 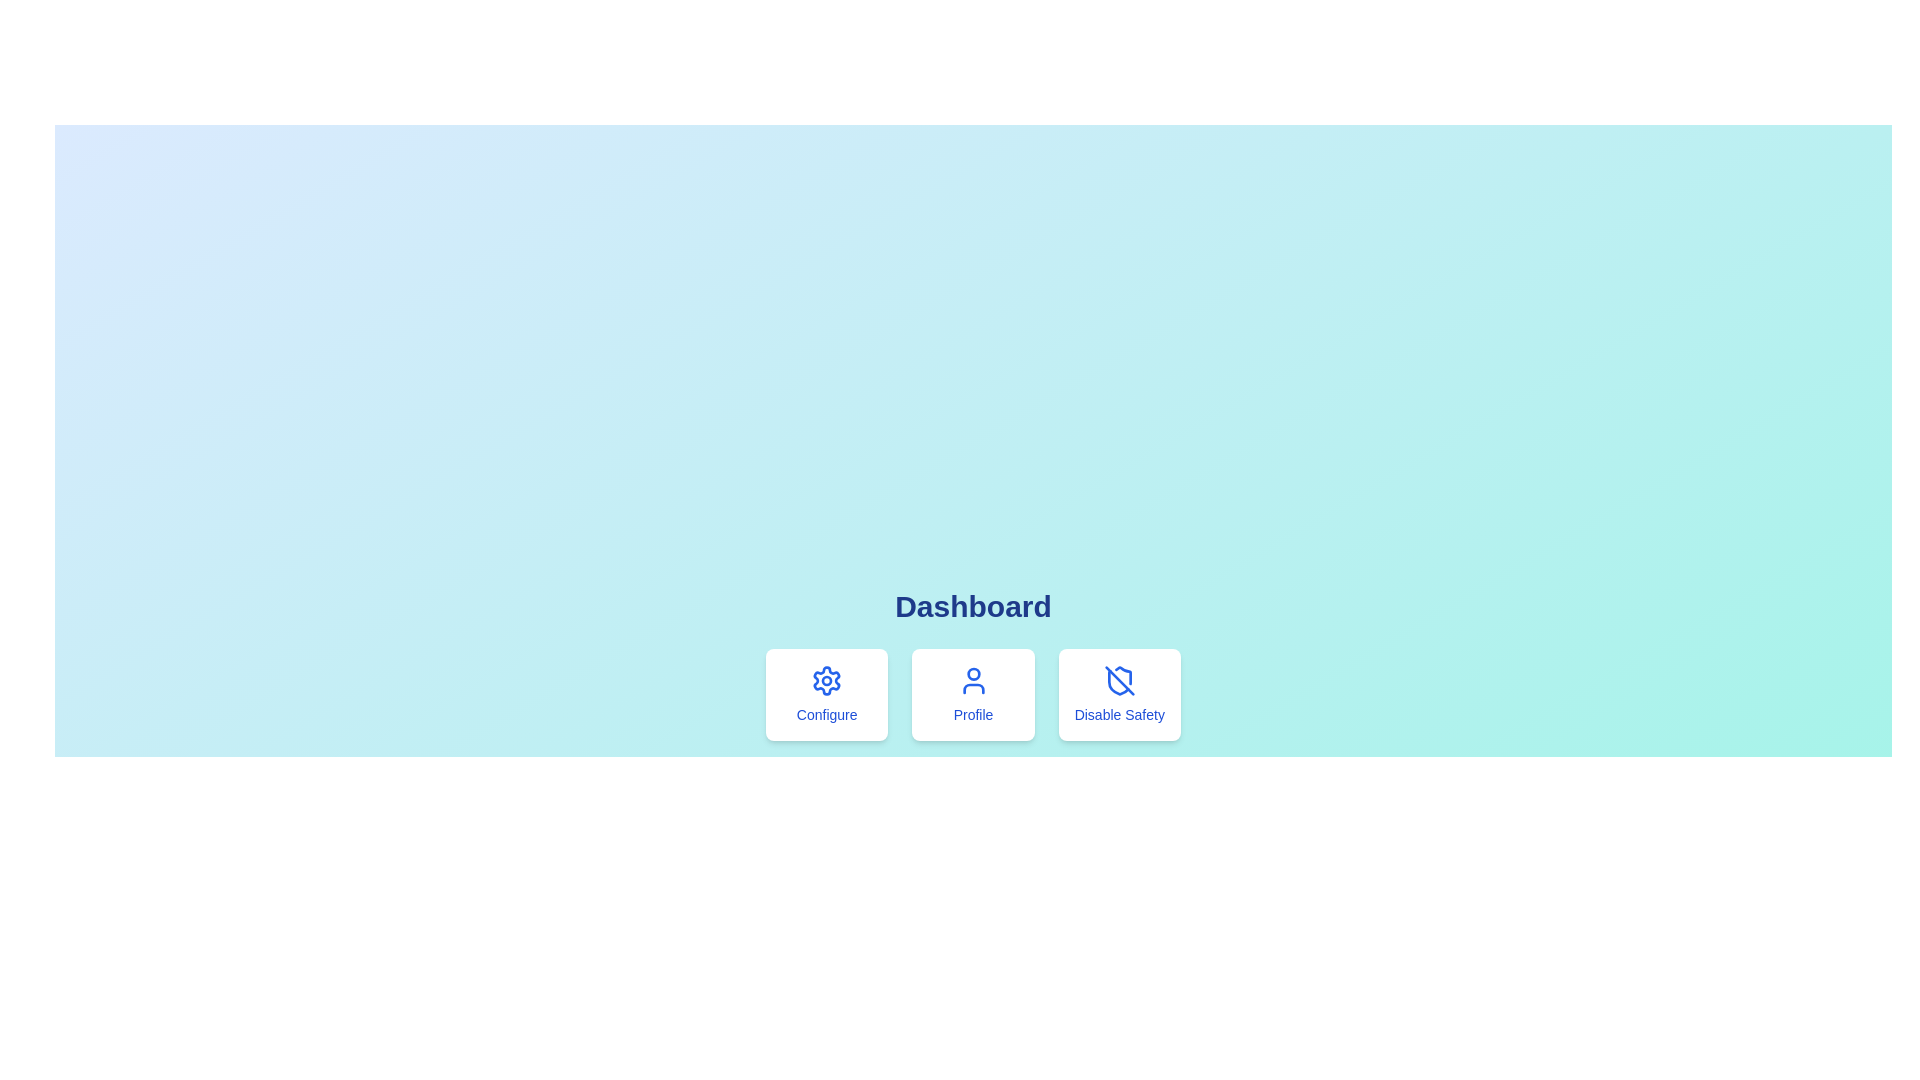 I want to click on the descriptive text label for 'Disable Safety' located at the bottom-center of the rightmost card element, so click(x=1118, y=713).